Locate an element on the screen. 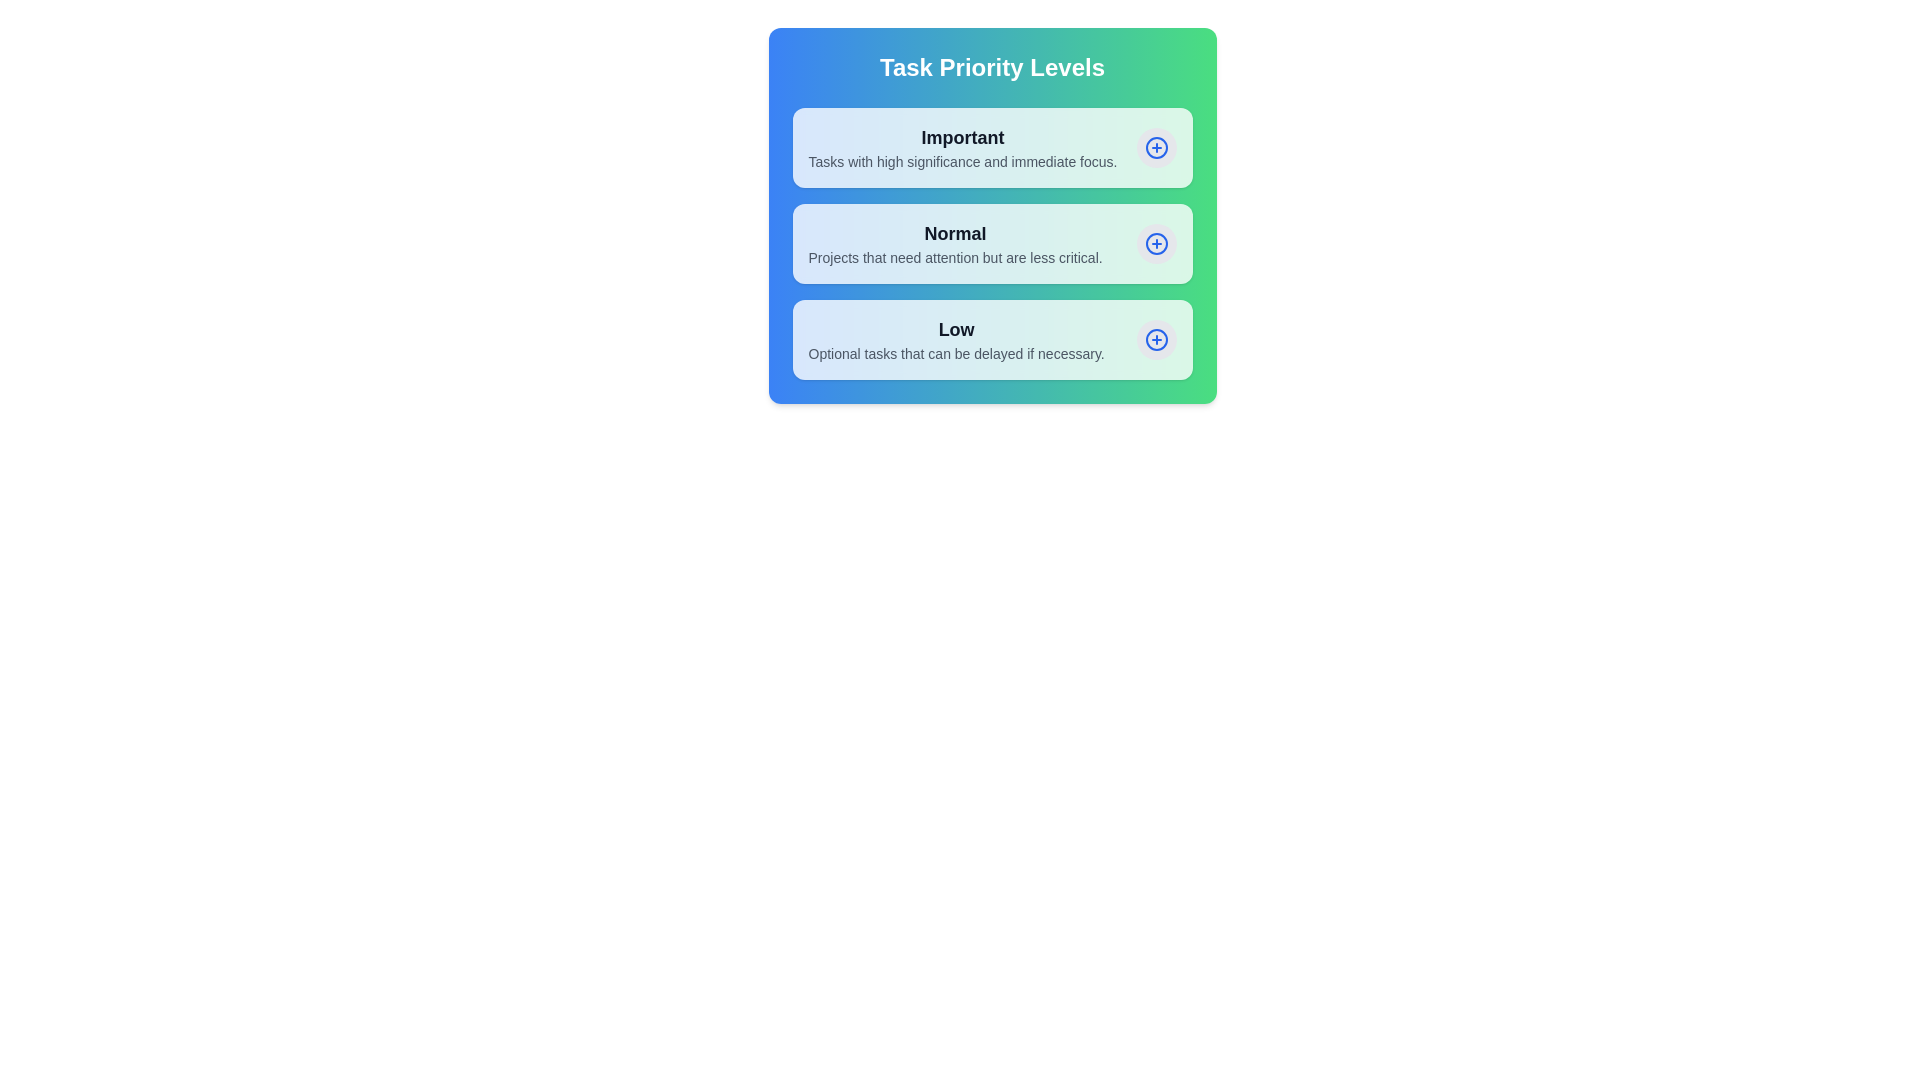 The image size is (1920, 1080). the circular gray button with a blue plus icon located on the right side of the 'Low' section in the task priority levels panel is located at coordinates (1156, 338).